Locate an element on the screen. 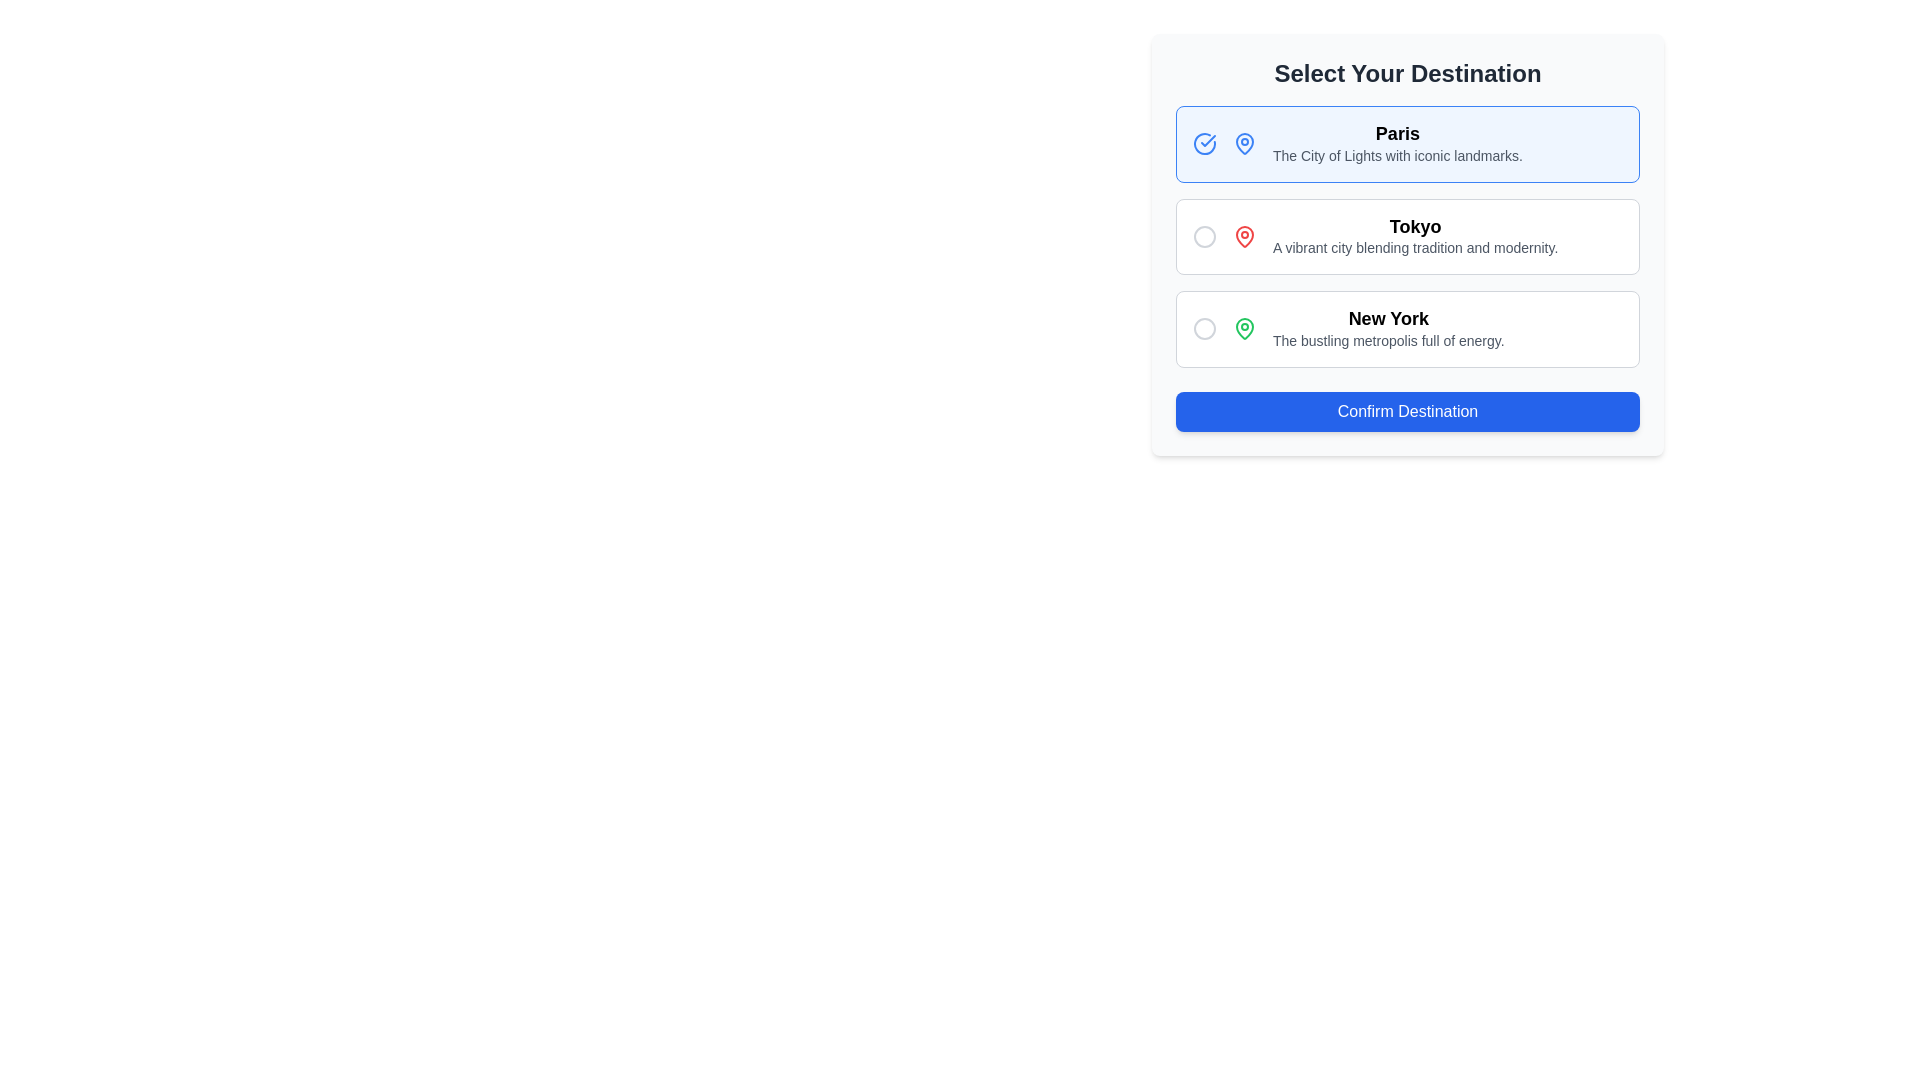 The image size is (1920, 1080). the red outlined drop pin icon located next to the Tokyo selection radio button in the 'Select Your Destination' panel is located at coordinates (1243, 234).